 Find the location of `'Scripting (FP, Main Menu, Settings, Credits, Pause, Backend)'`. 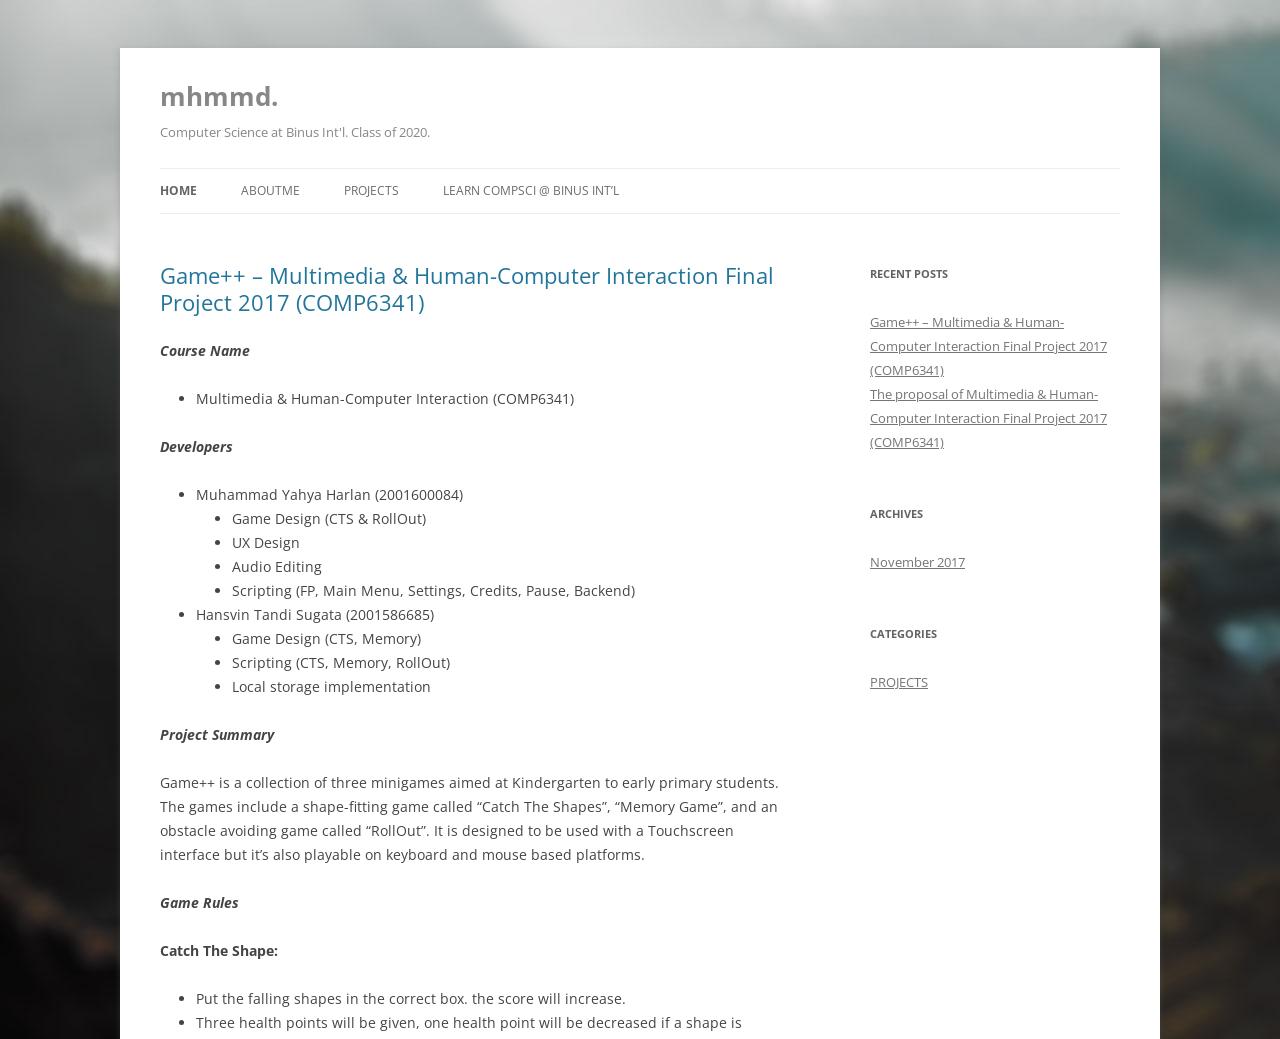

'Scripting (FP, Main Menu, Settings, Credits, Pause, Backend)' is located at coordinates (432, 590).